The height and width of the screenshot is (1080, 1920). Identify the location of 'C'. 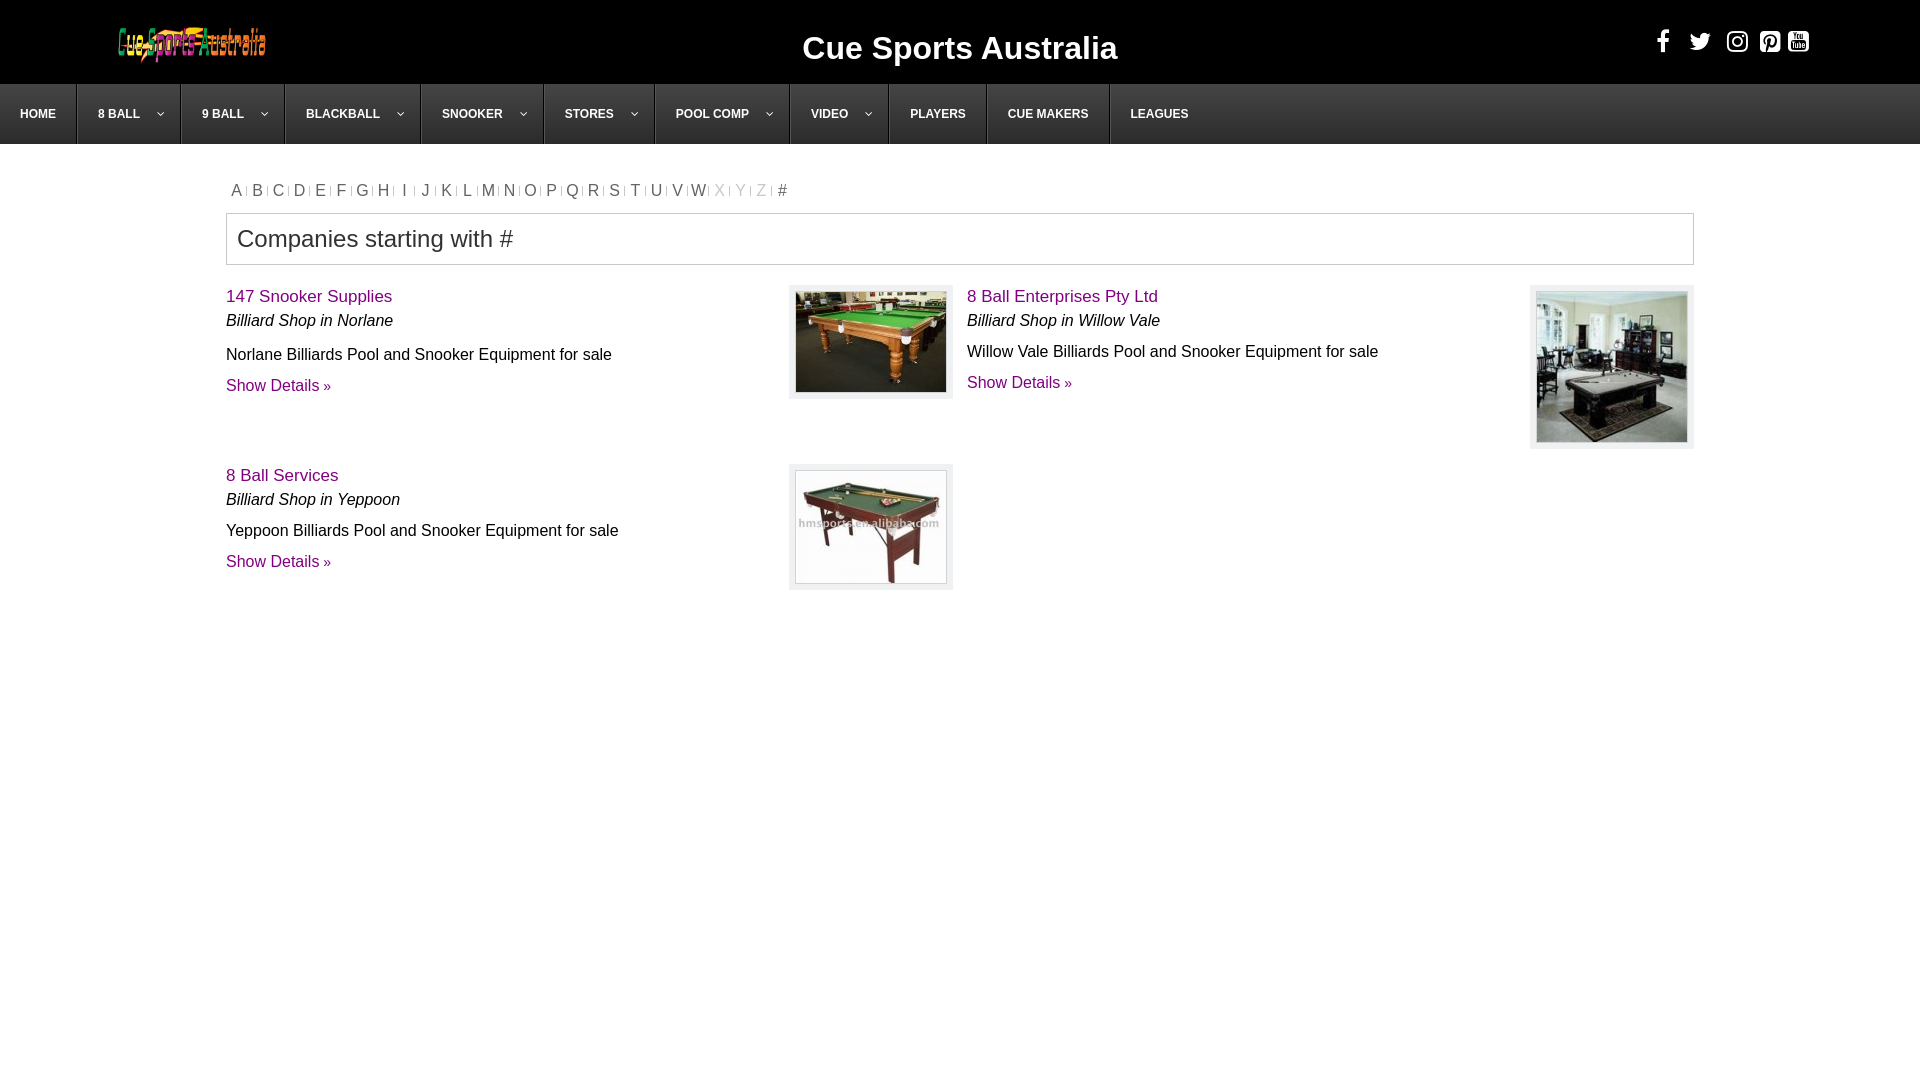
(277, 190).